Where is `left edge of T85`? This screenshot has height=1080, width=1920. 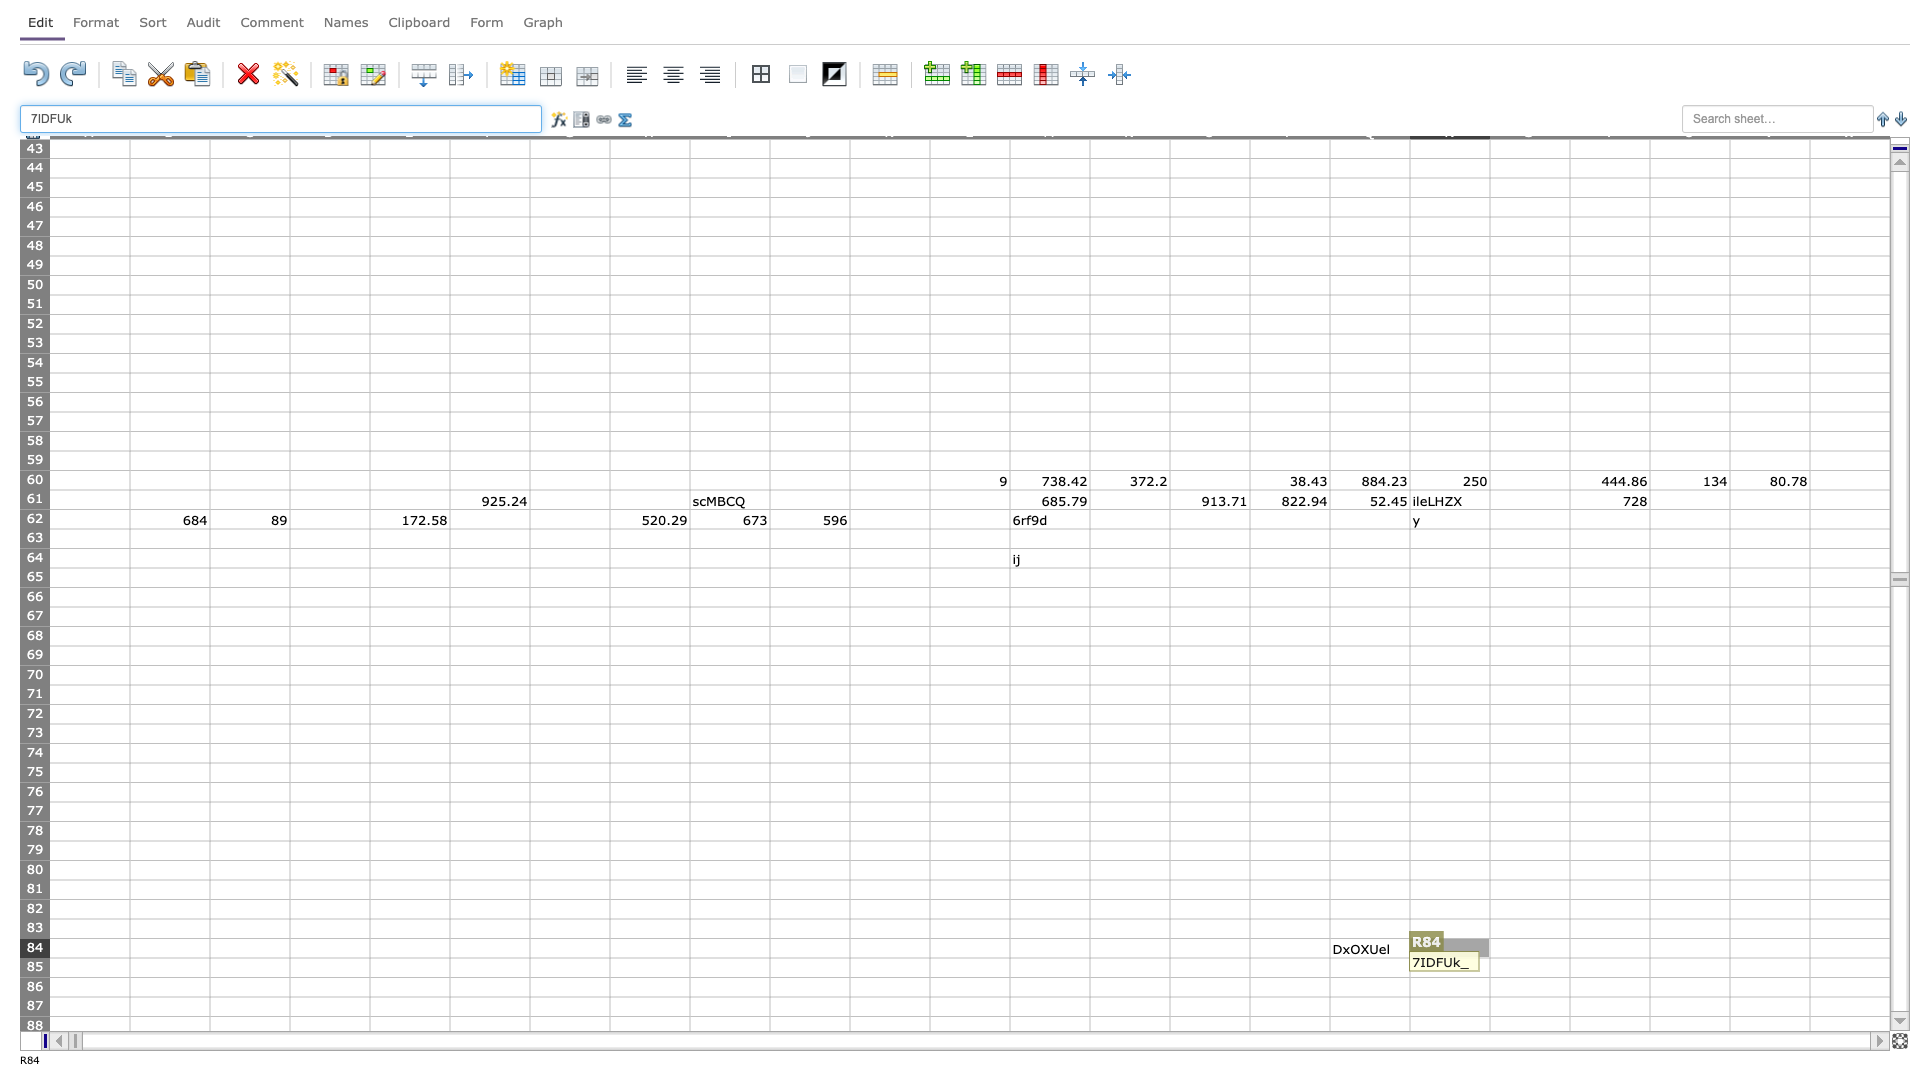 left edge of T85 is located at coordinates (1568, 966).